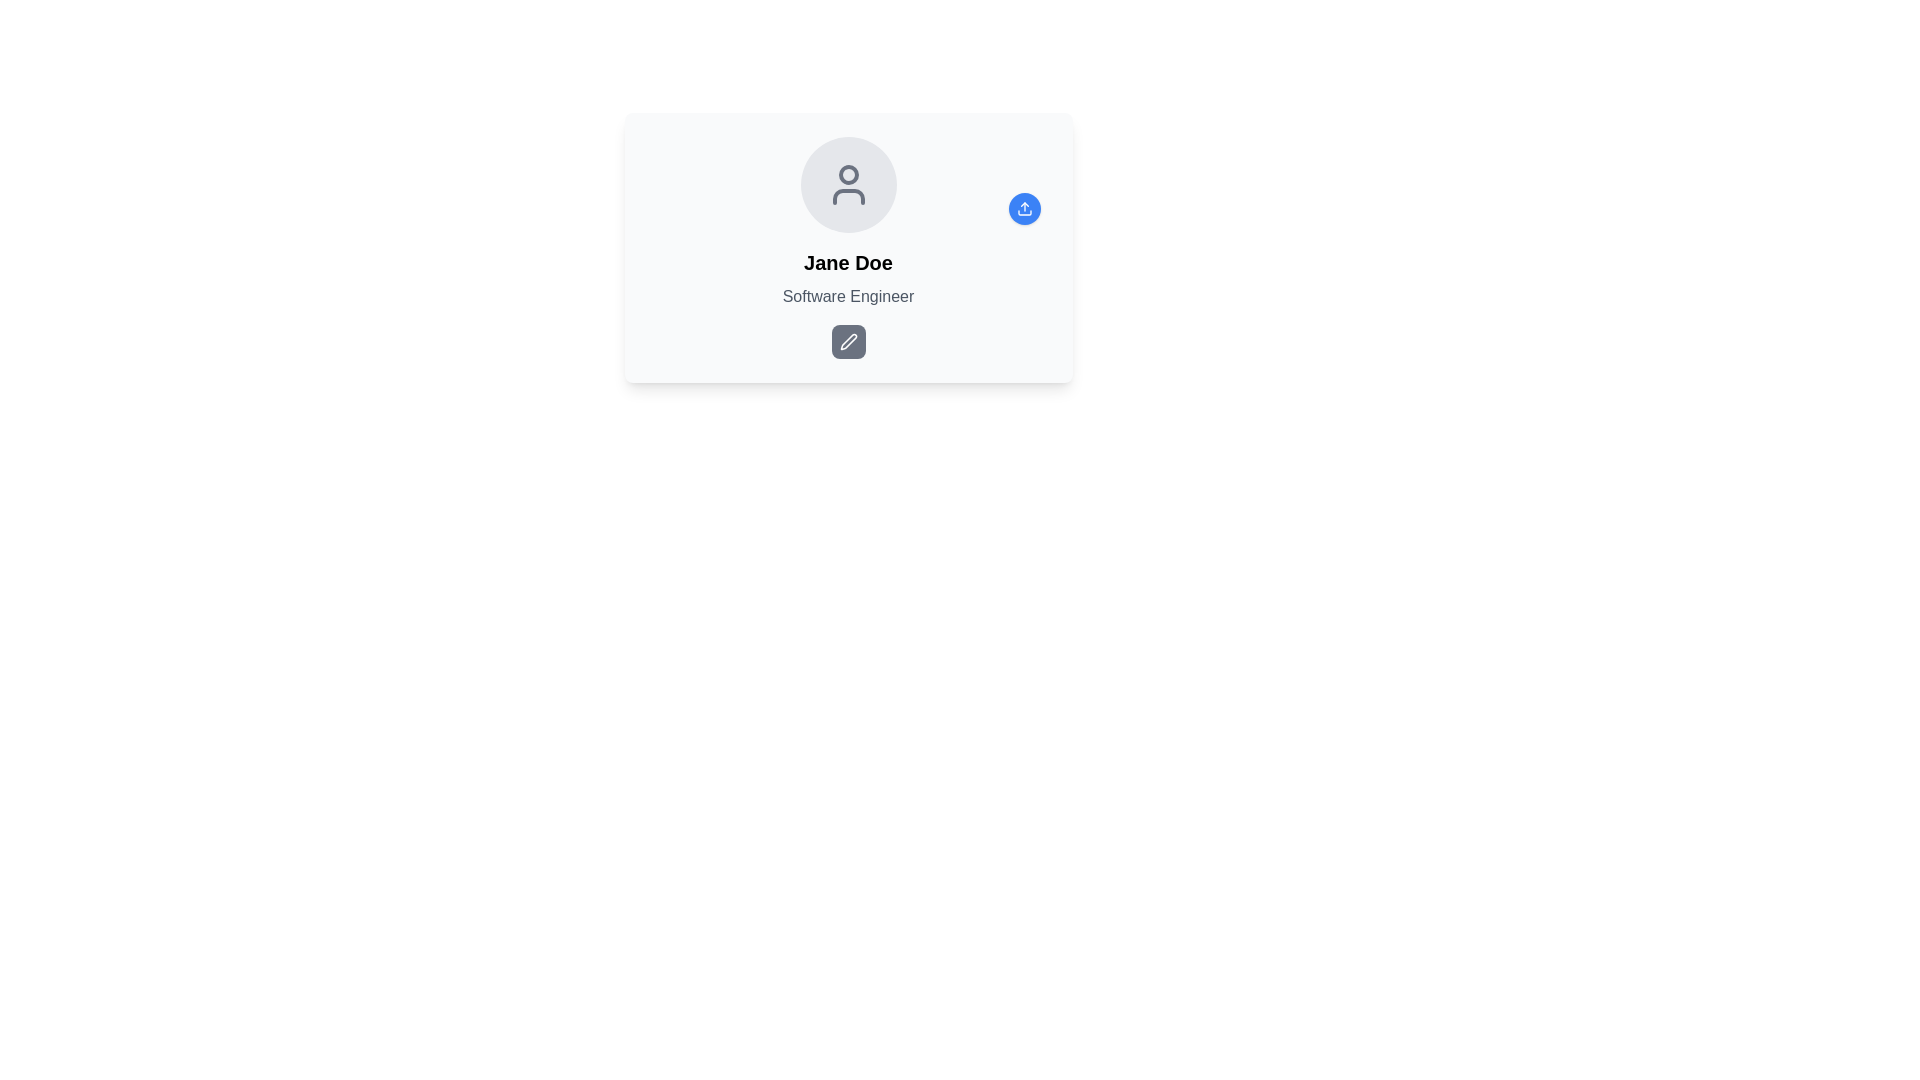  Describe the element at coordinates (848, 185) in the screenshot. I see `the Circular Image Placeholder Icon located above the text 'Jane Doe' and 'Software Engineer', and to the left of the blue upload button` at that location.